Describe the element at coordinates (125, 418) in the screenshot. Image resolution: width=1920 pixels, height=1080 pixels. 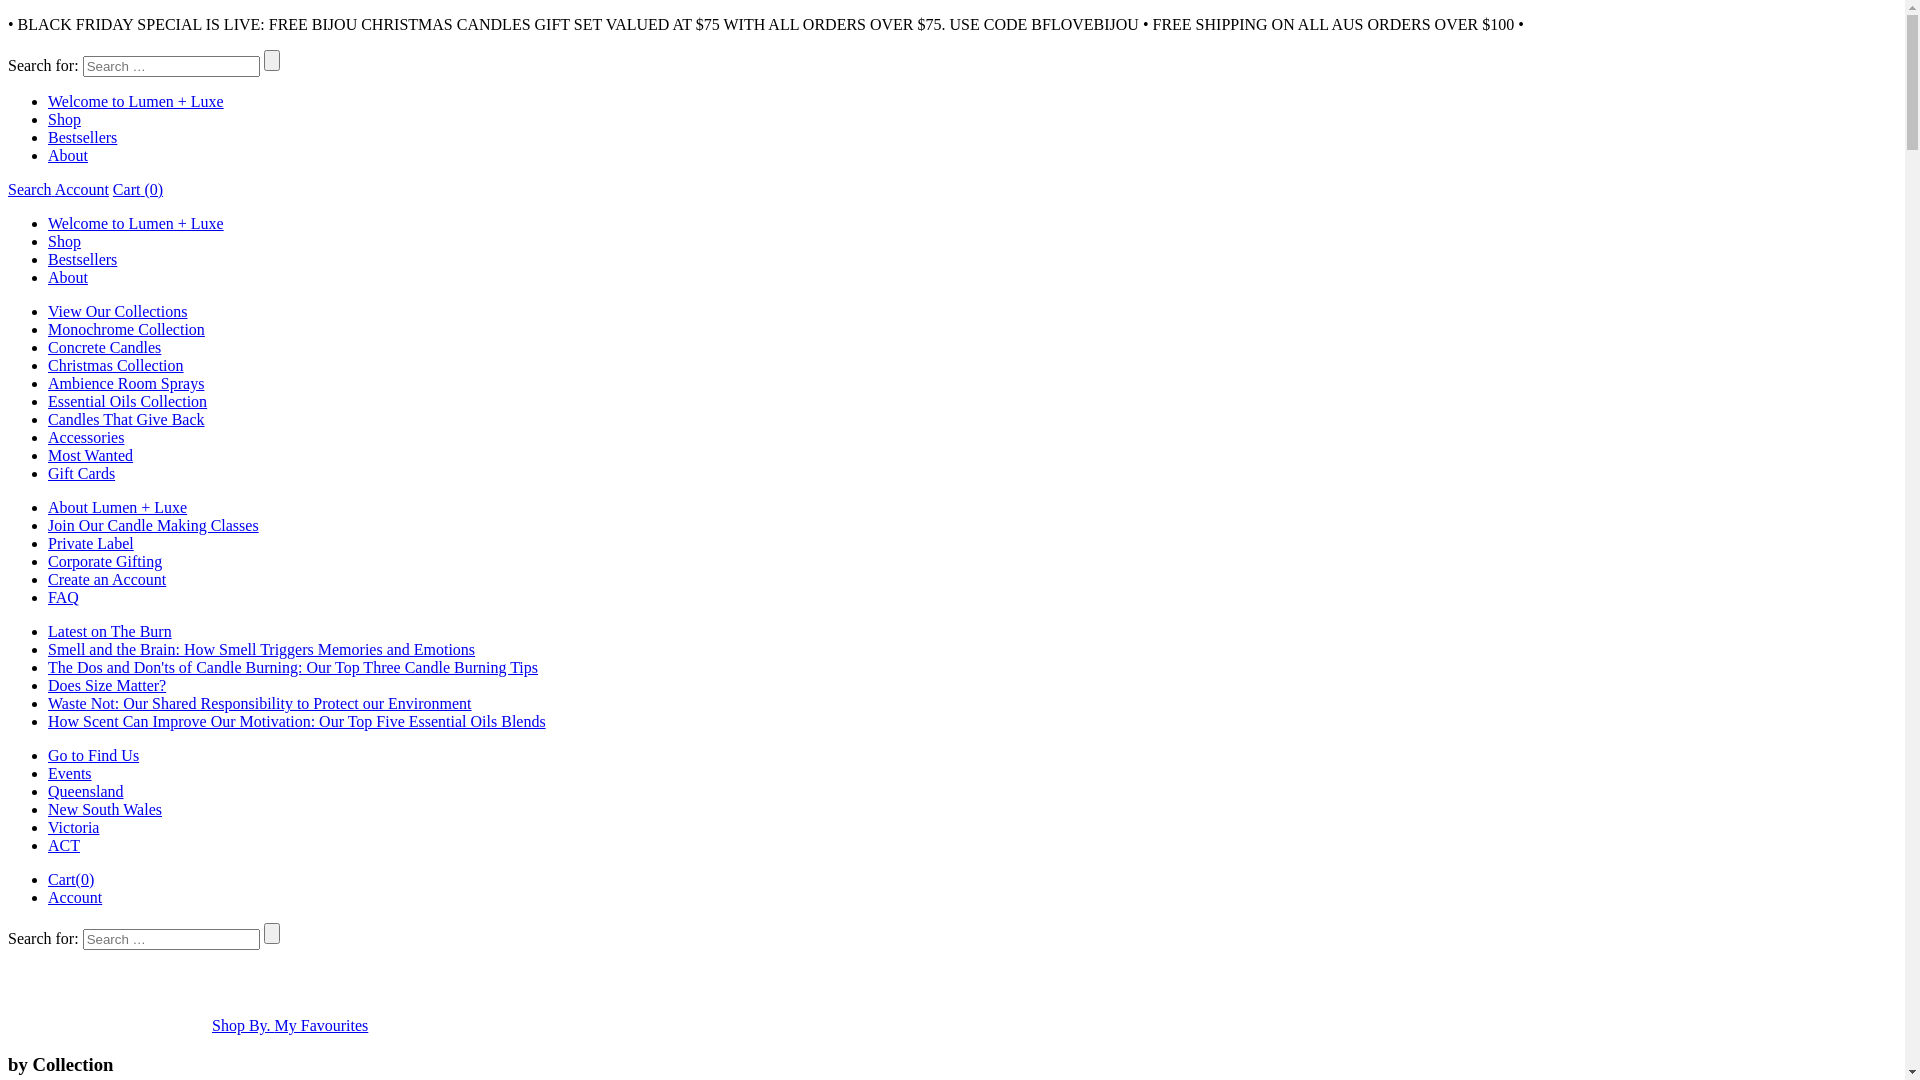
I see `'Candles That Give Back'` at that location.